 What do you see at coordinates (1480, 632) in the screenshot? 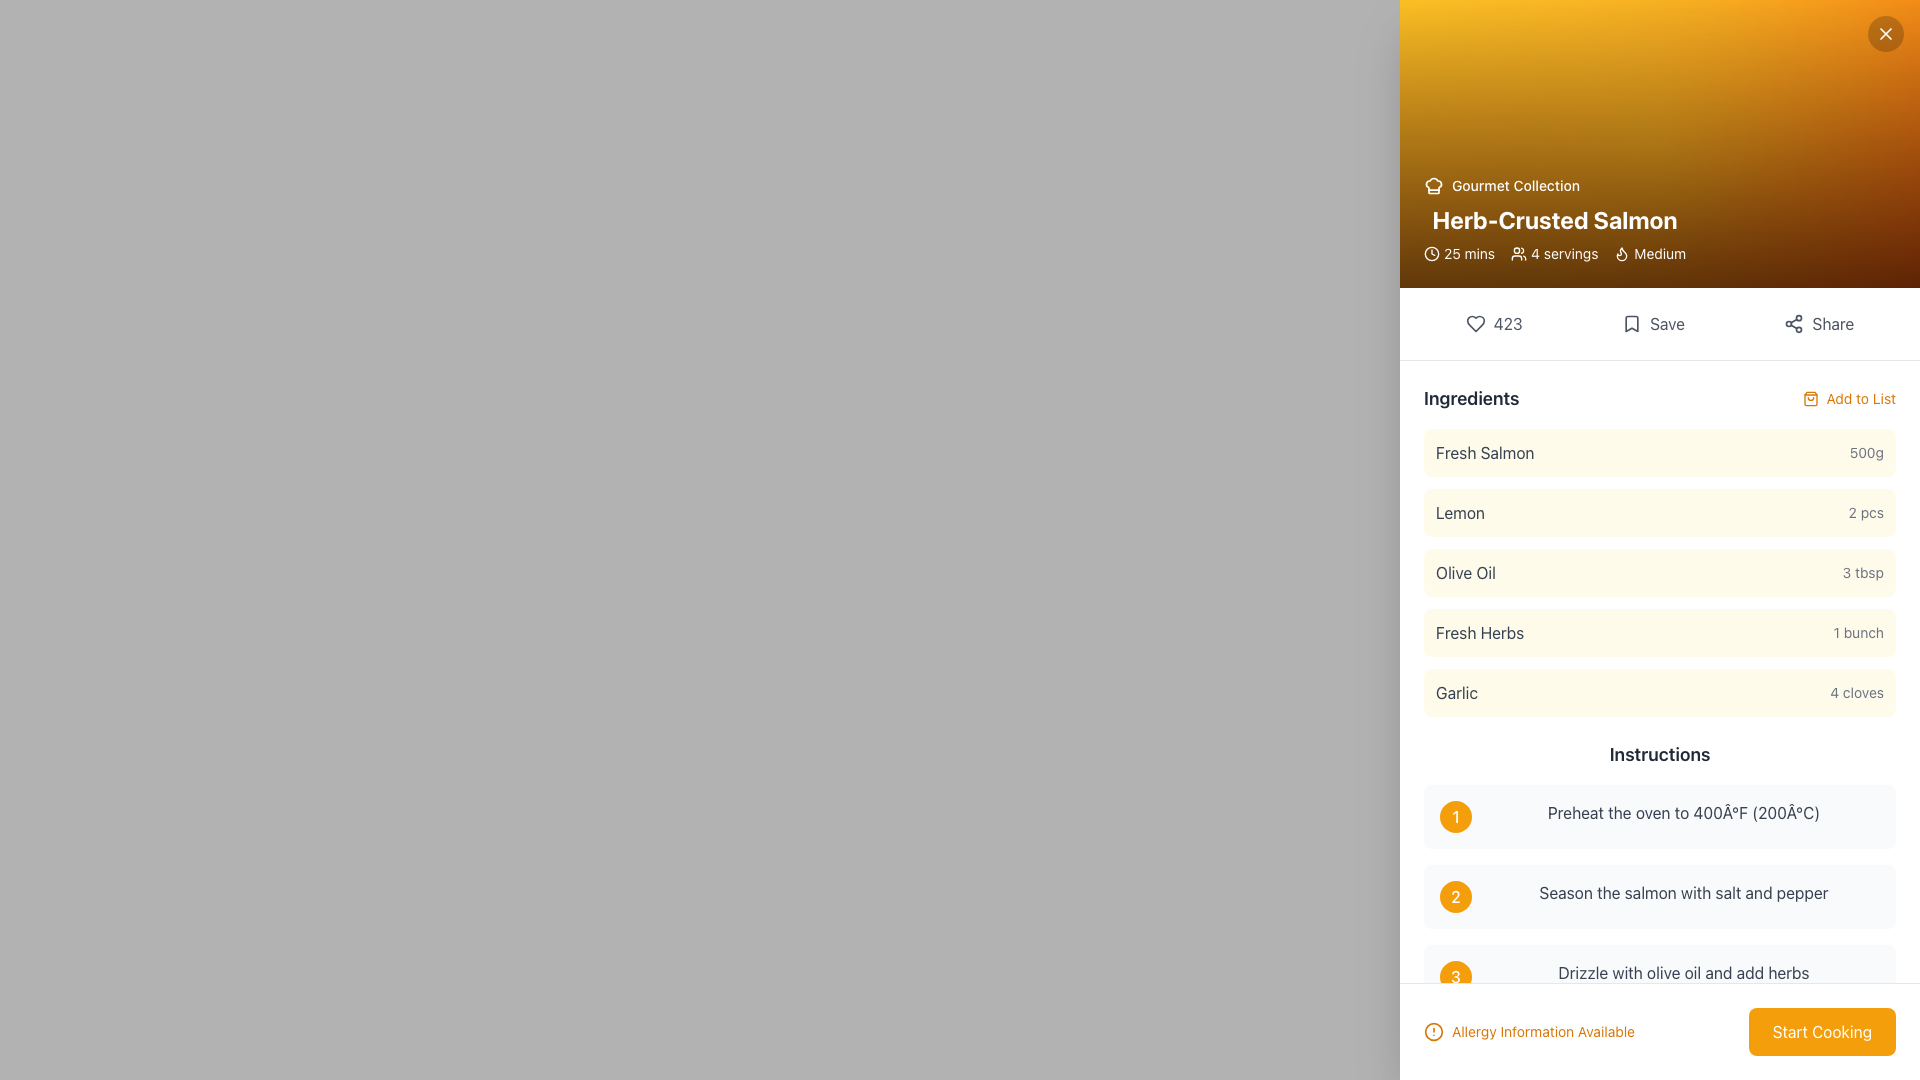
I see `the 'Fresh Herbs' text label in the 'Ingredients' section, which serves as the main title for the ingredient` at bounding box center [1480, 632].